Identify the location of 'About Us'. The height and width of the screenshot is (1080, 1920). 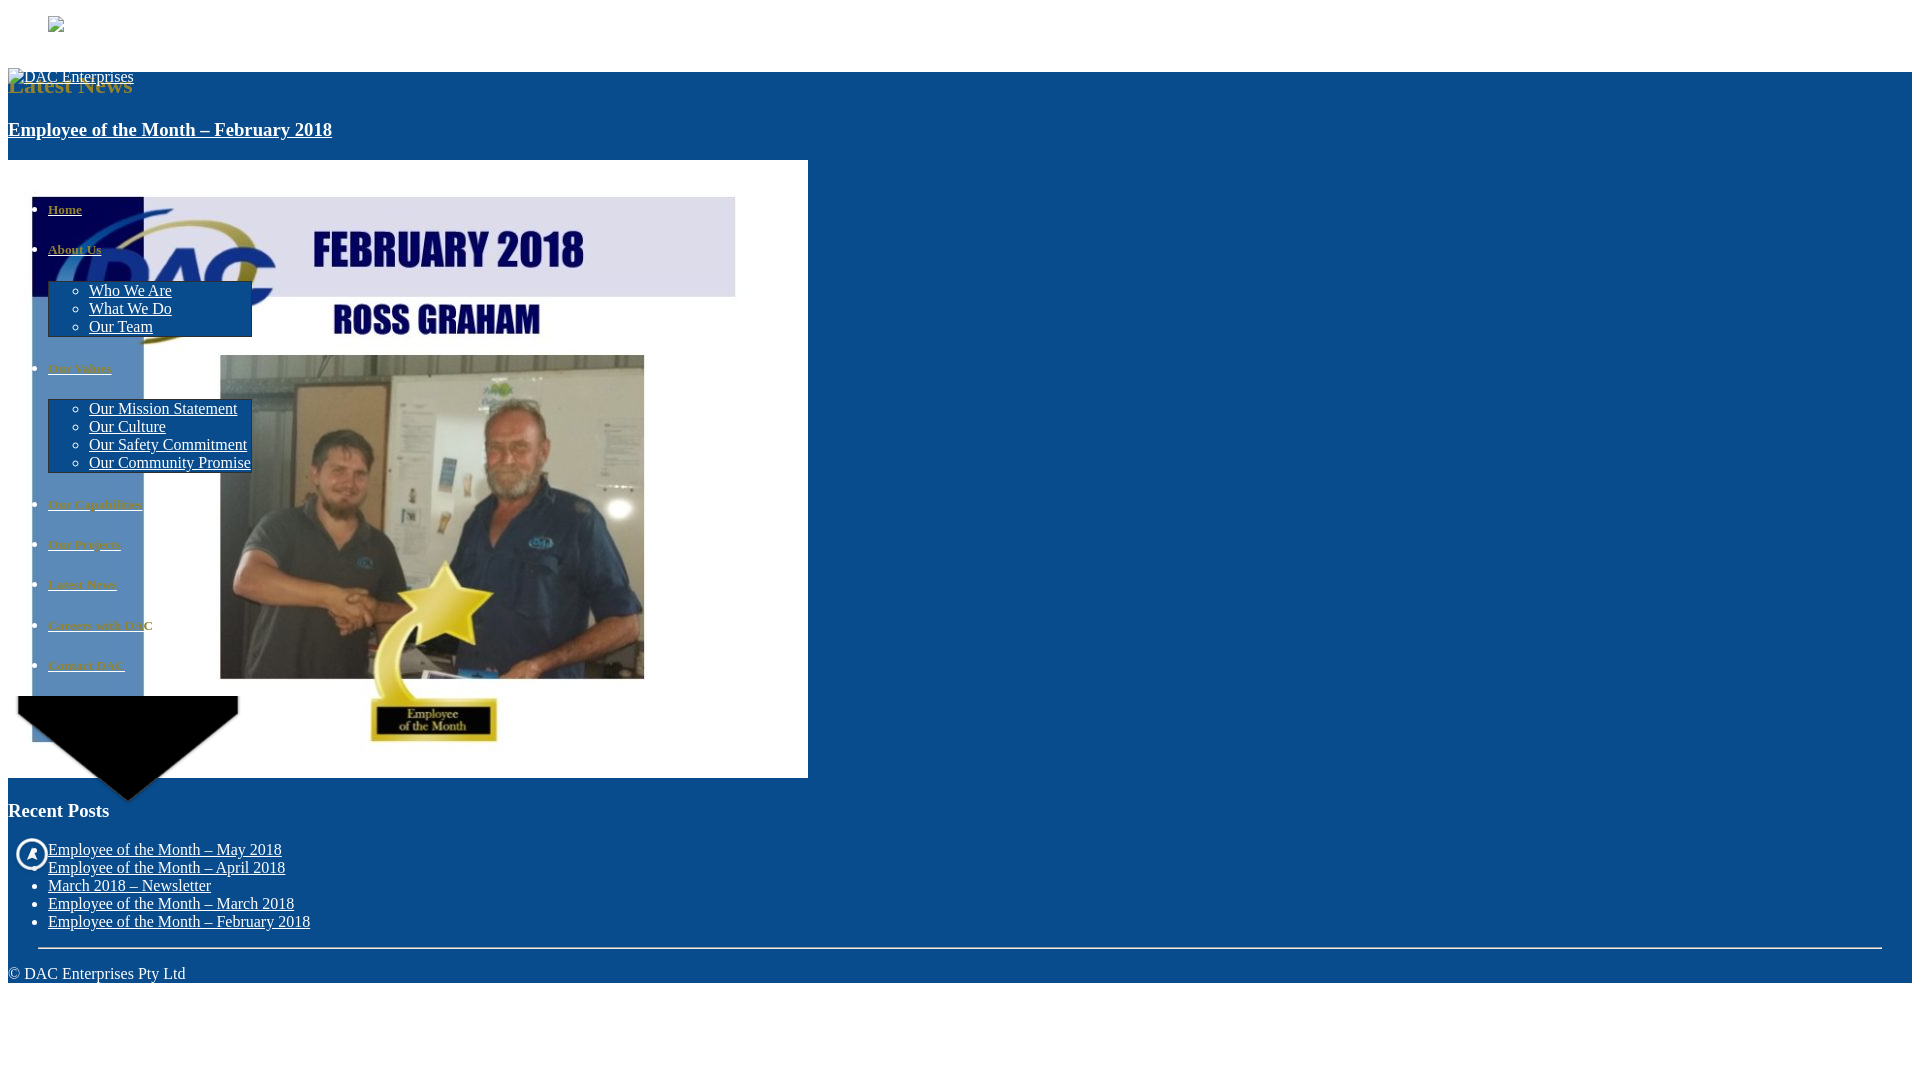
(148, 249).